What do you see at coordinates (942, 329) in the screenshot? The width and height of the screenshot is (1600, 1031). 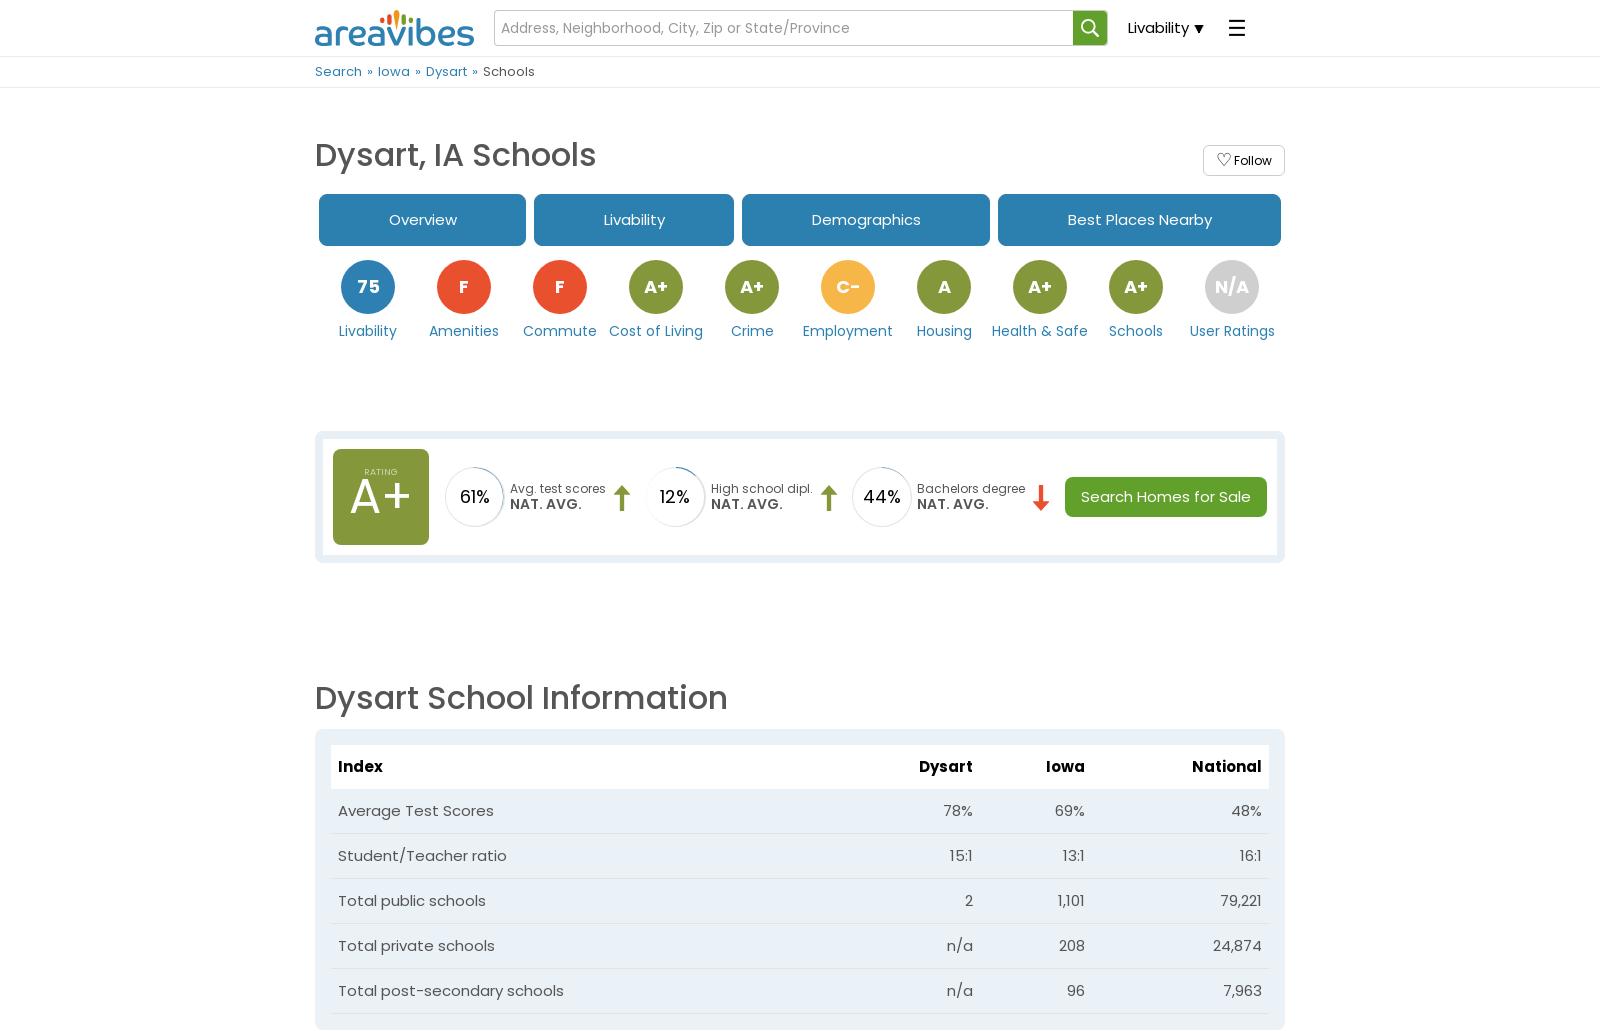 I see `'Housing'` at bounding box center [942, 329].